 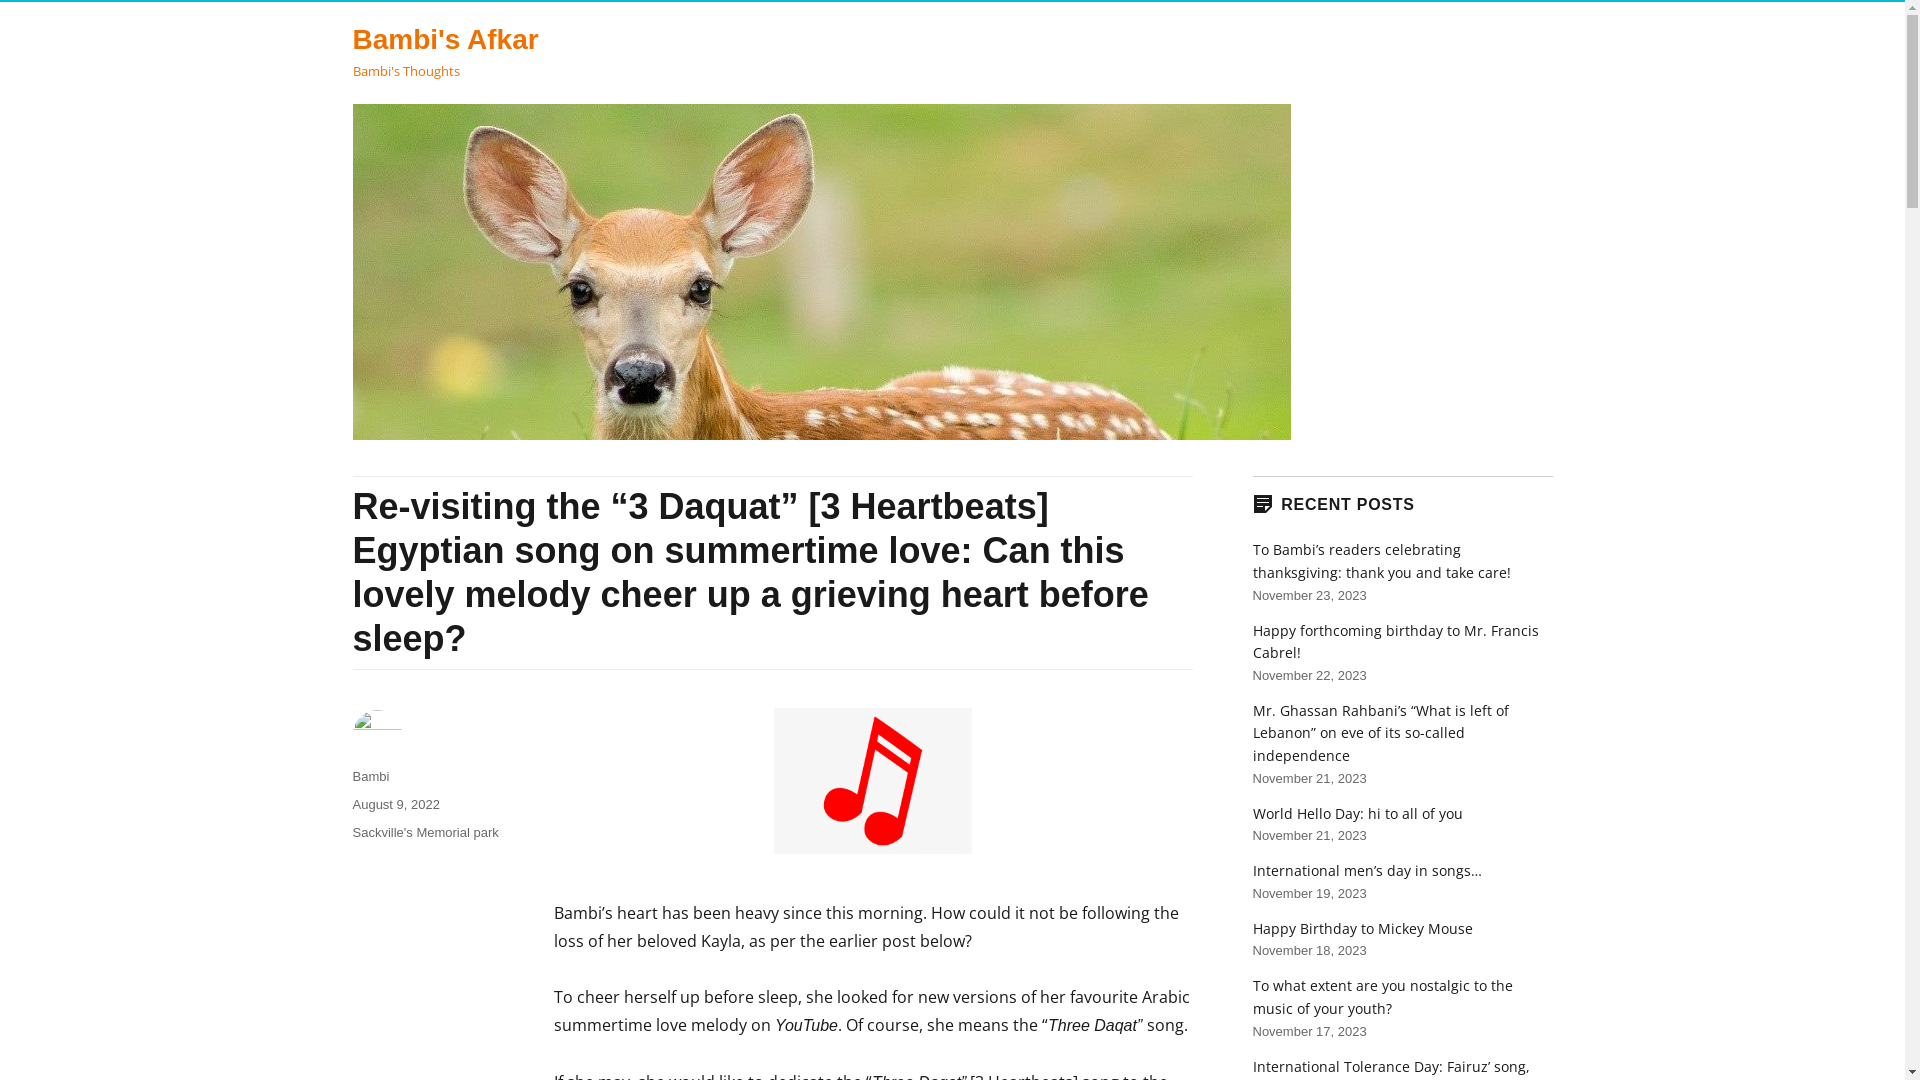 I want to click on 'Bambi', so click(x=351, y=775).